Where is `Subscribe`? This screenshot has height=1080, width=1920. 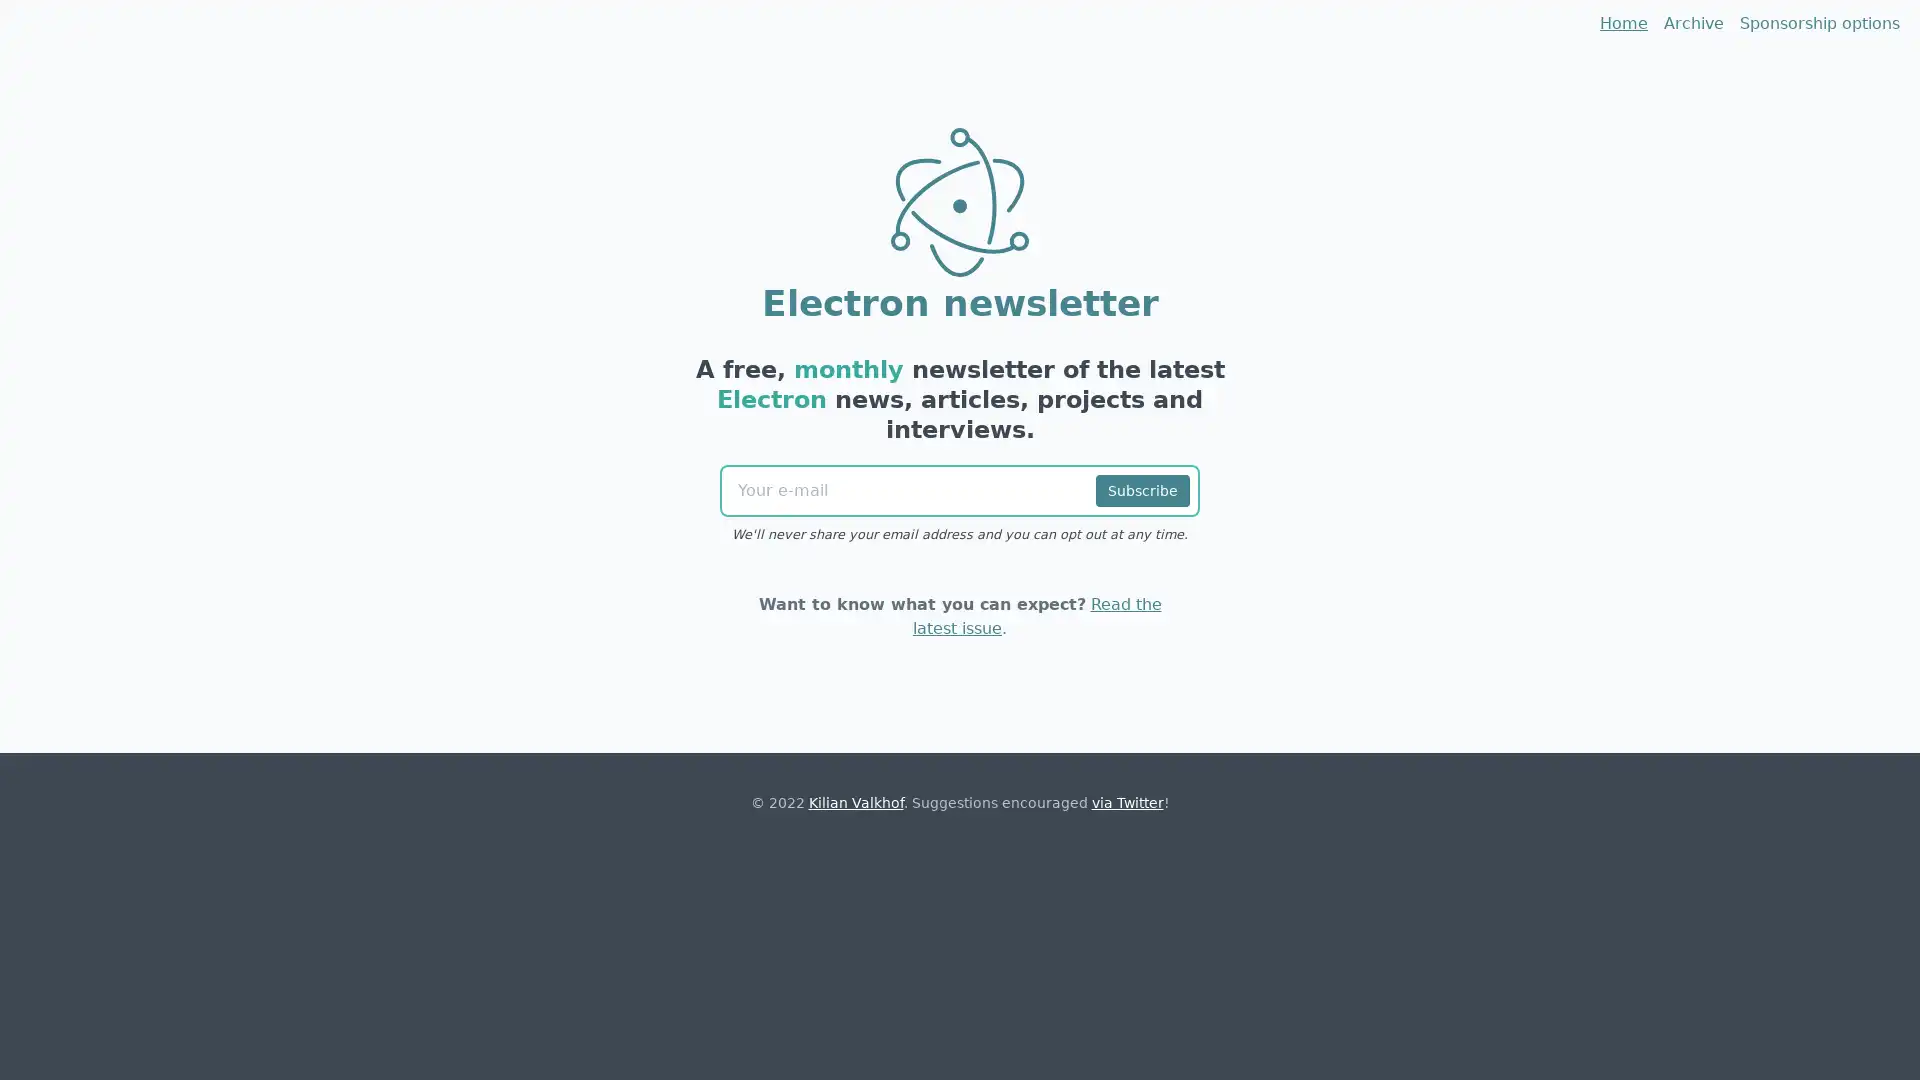 Subscribe is located at coordinates (1142, 490).